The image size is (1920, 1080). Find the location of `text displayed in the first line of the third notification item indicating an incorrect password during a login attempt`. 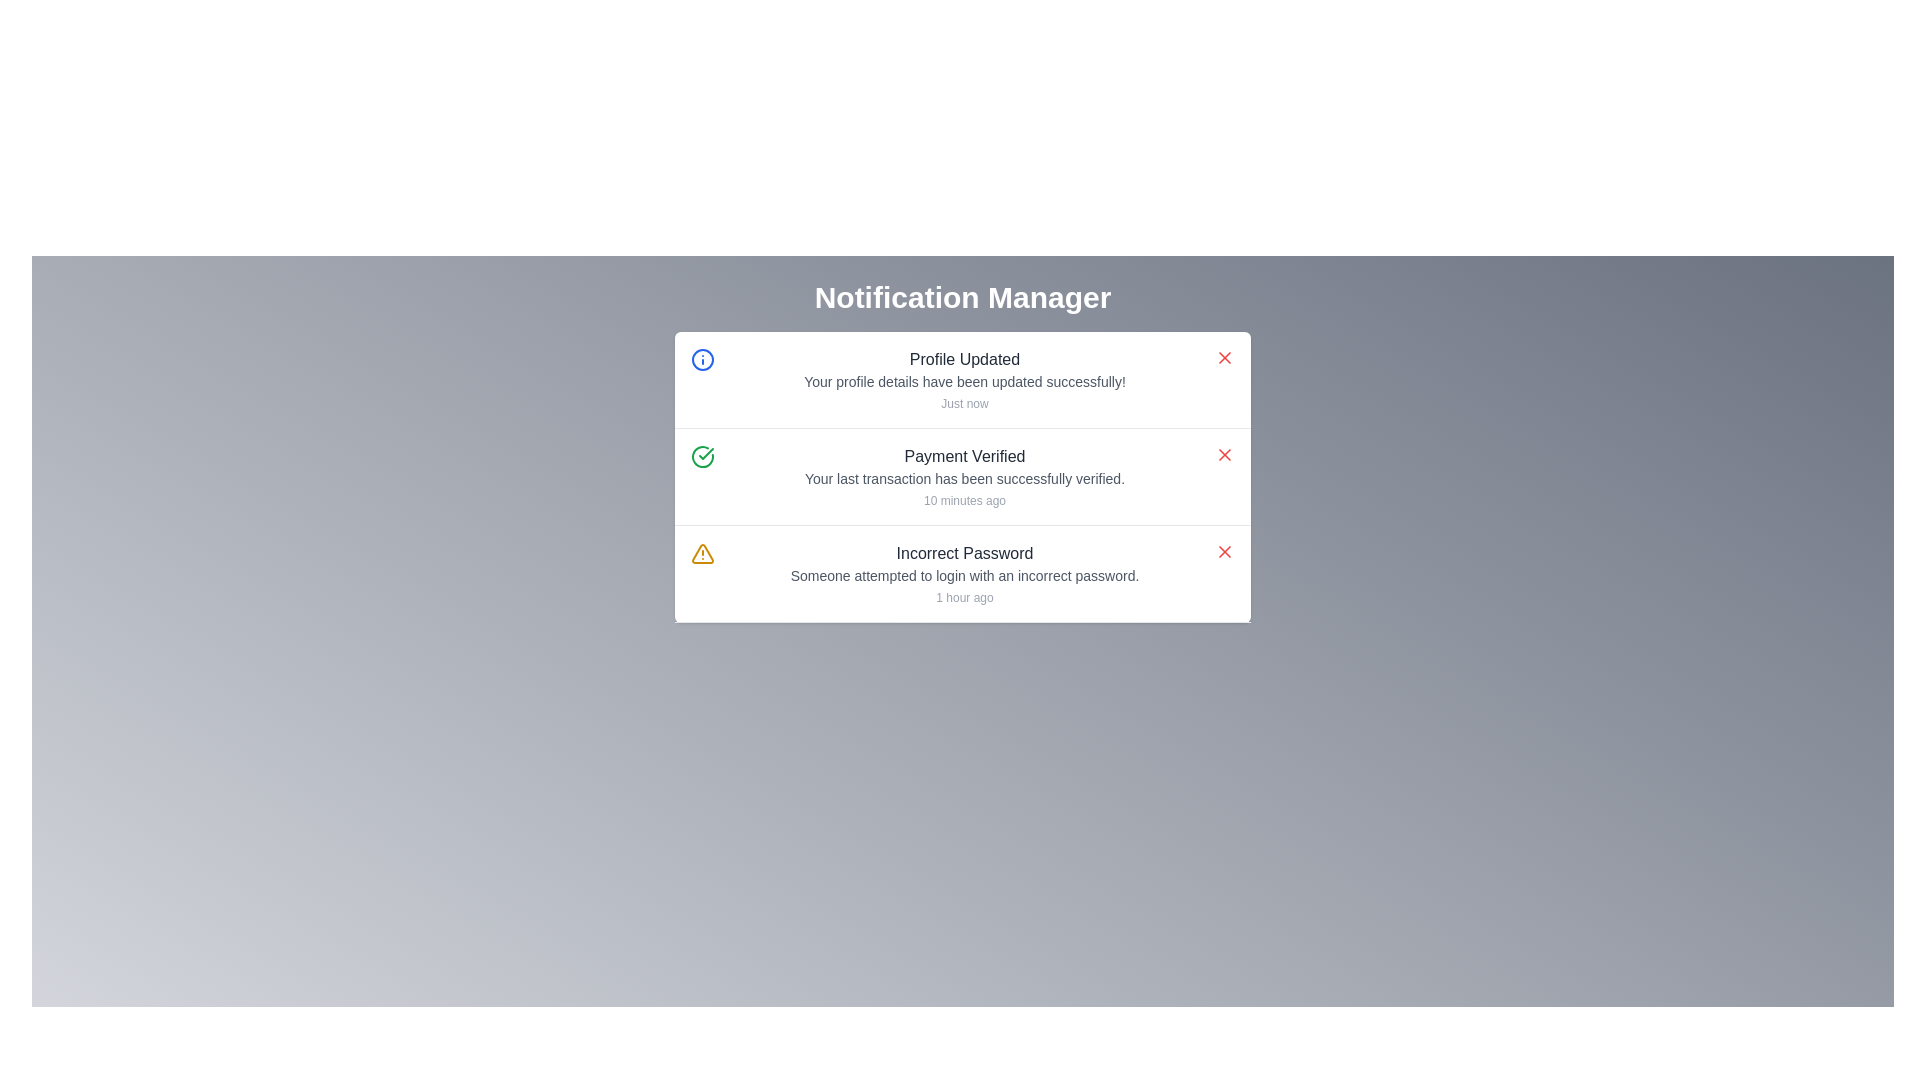

text displayed in the first line of the third notification item indicating an incorrect password during a login attempt is located at coordinates (964, 554).